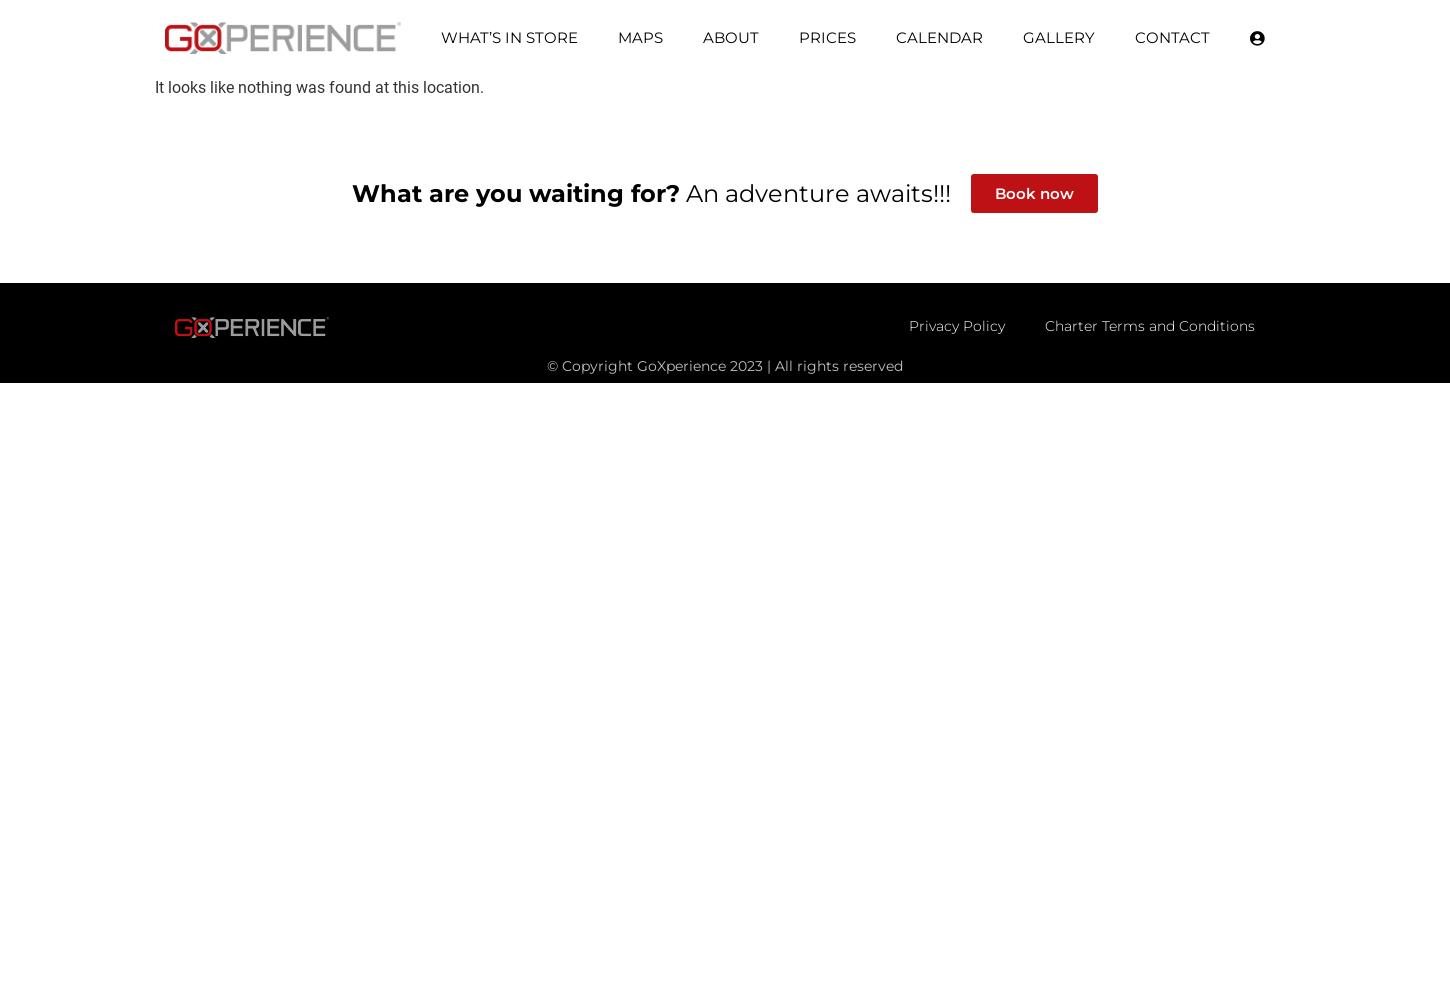 This screenshot has width=1450, height=1000. I want to click on 'Gallery', so click(1058, 37).